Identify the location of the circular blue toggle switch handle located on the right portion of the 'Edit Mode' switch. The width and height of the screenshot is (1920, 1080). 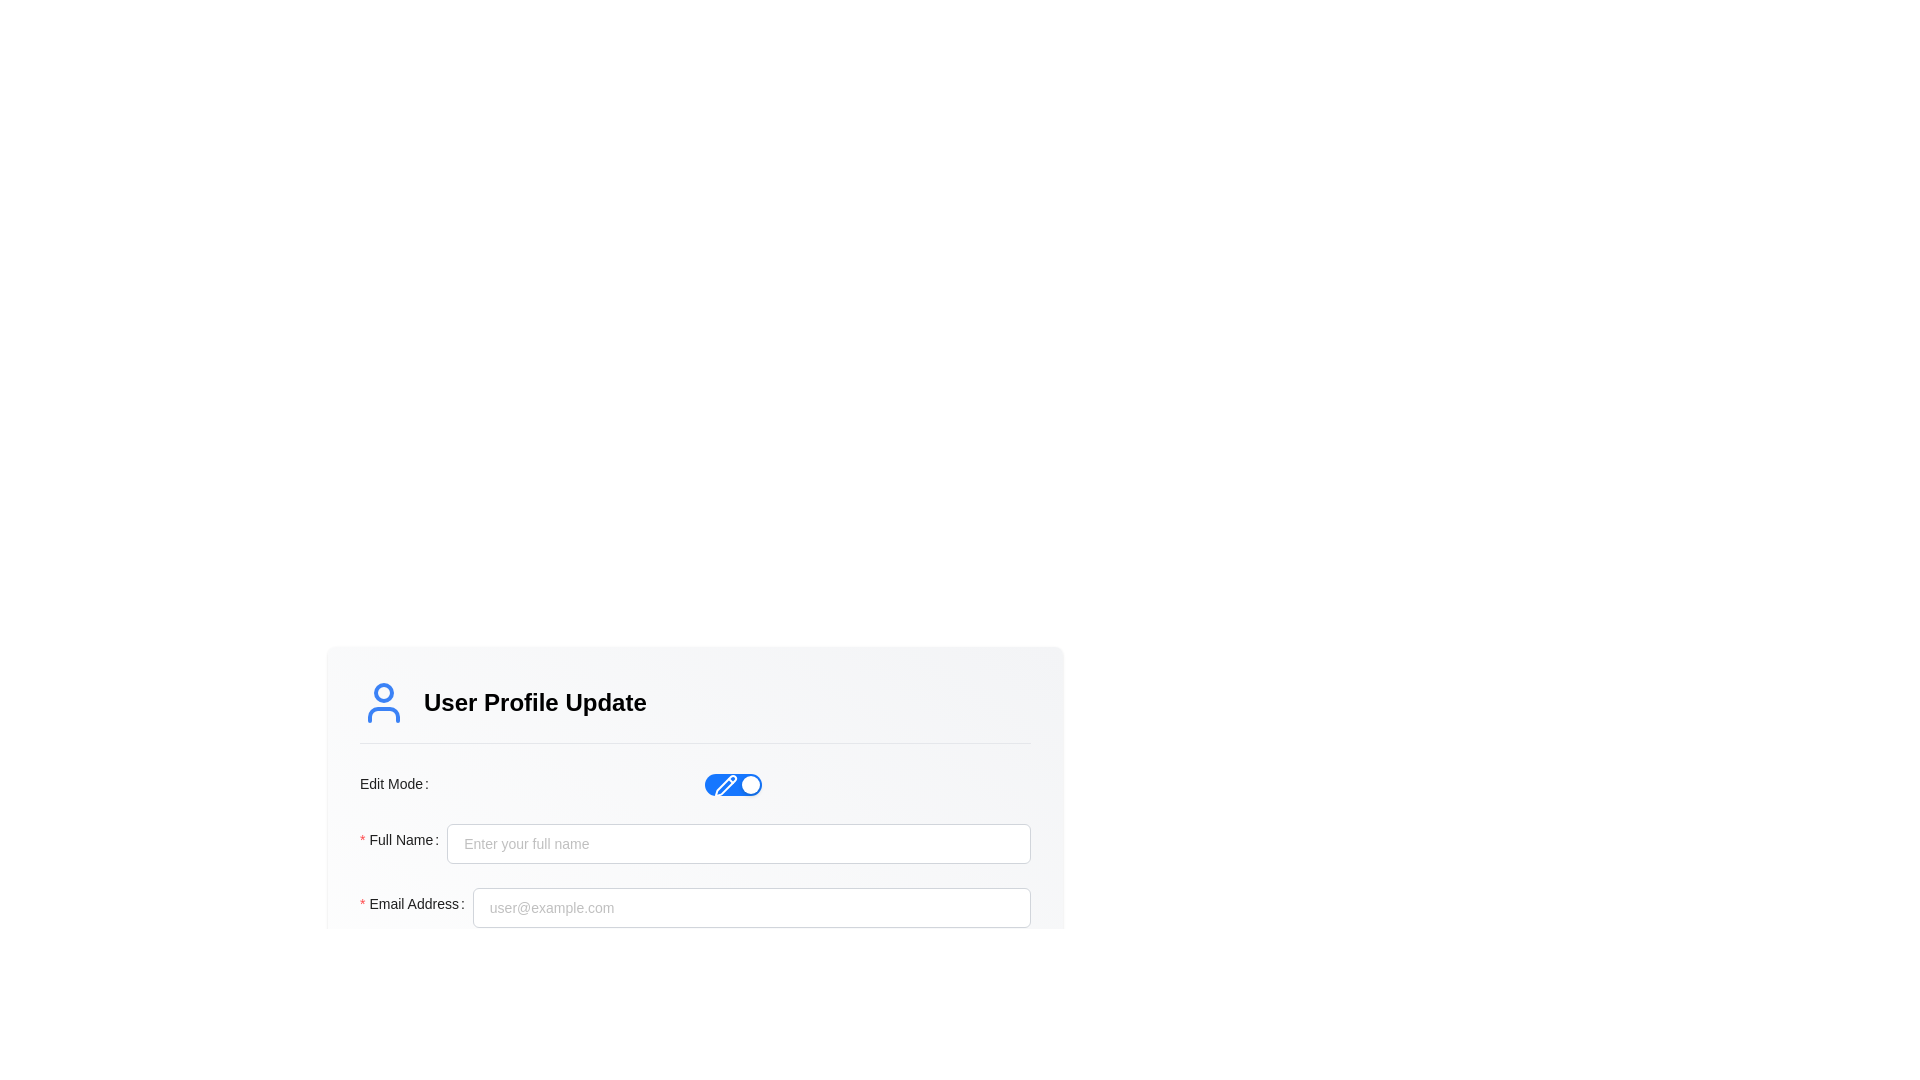
(750, 783).